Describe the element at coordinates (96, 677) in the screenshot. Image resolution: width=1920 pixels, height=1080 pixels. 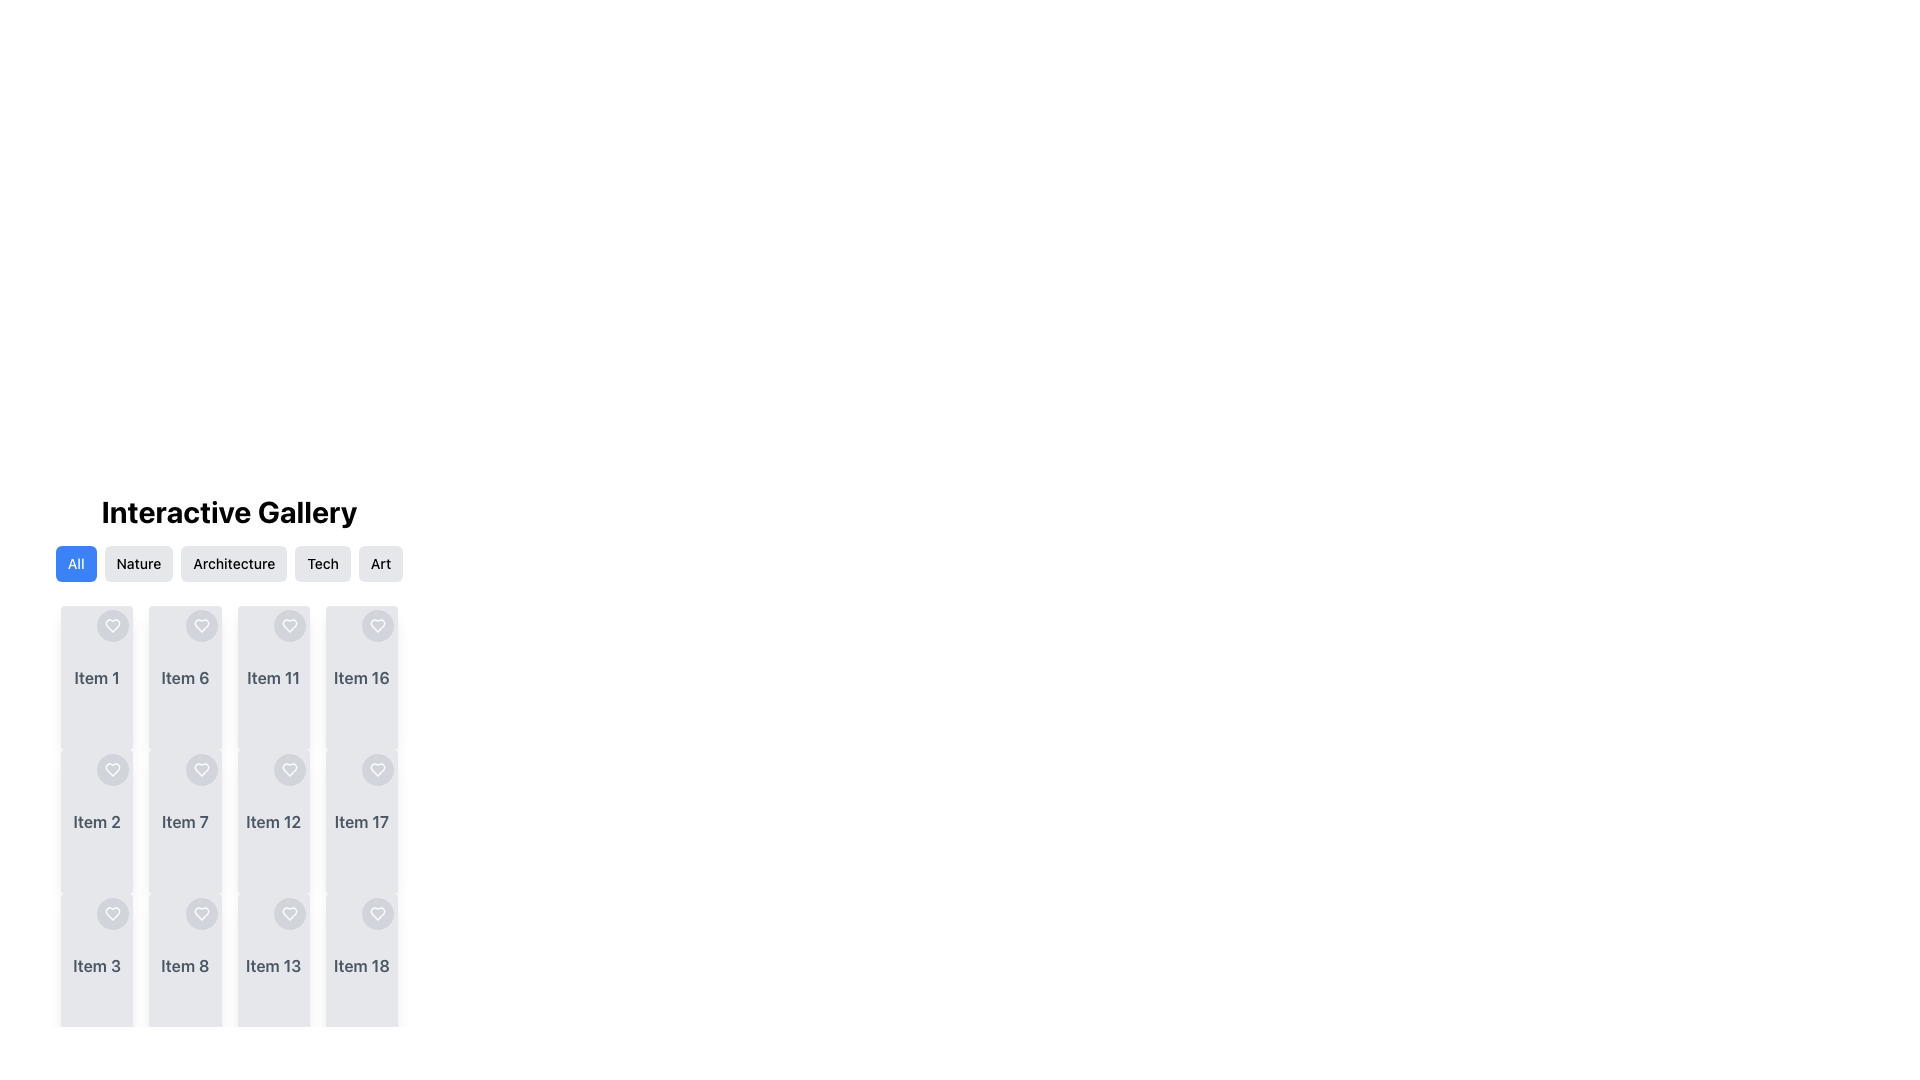
I see `the 'Item 1' card in the Interactive Gallery, located in the first column and first row, just beneath the blue 'All' filter button` at that location.